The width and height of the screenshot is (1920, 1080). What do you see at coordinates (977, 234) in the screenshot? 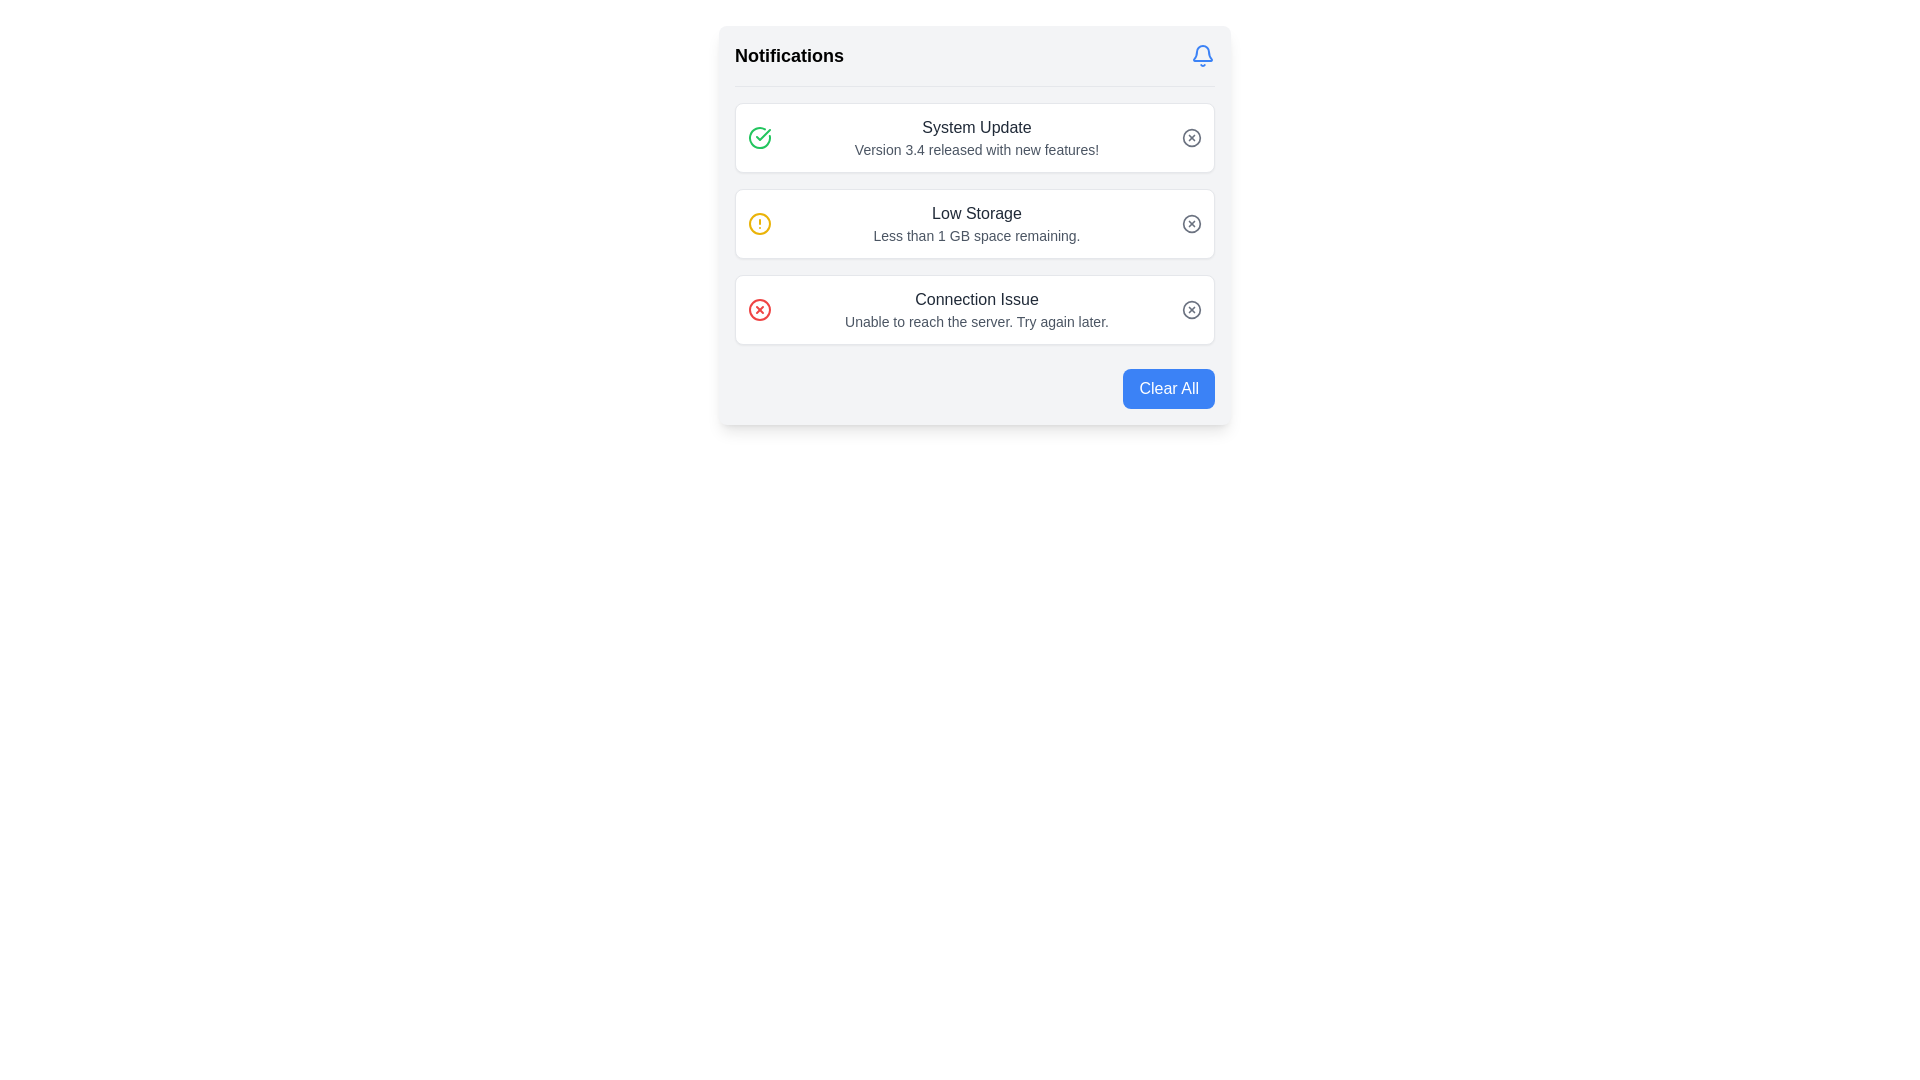
I see `text element that displays 'Less than 1 GB space remaining.' located beneath the 'Low Storage' heading` at bounding box center [977, 234].